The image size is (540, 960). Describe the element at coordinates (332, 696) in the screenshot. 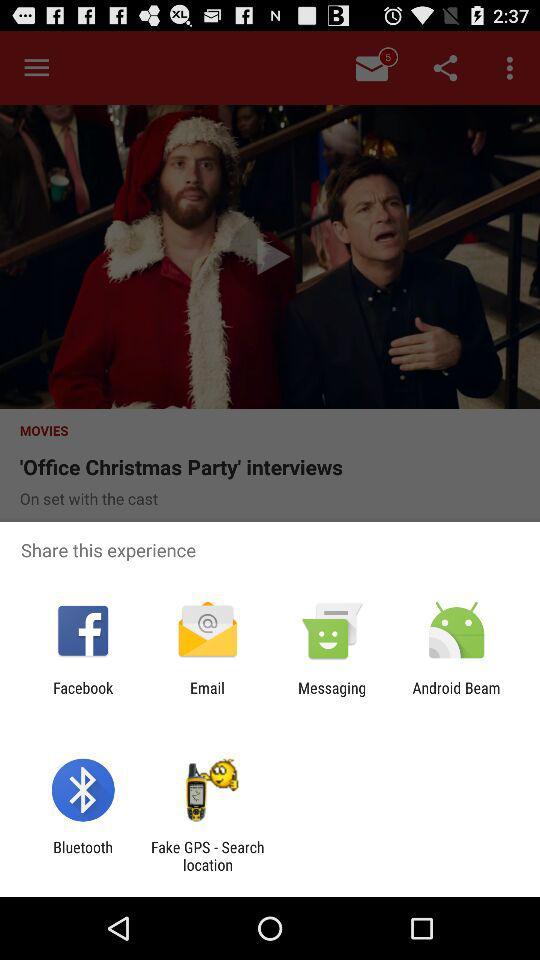

I see `messaging icon` at that location.